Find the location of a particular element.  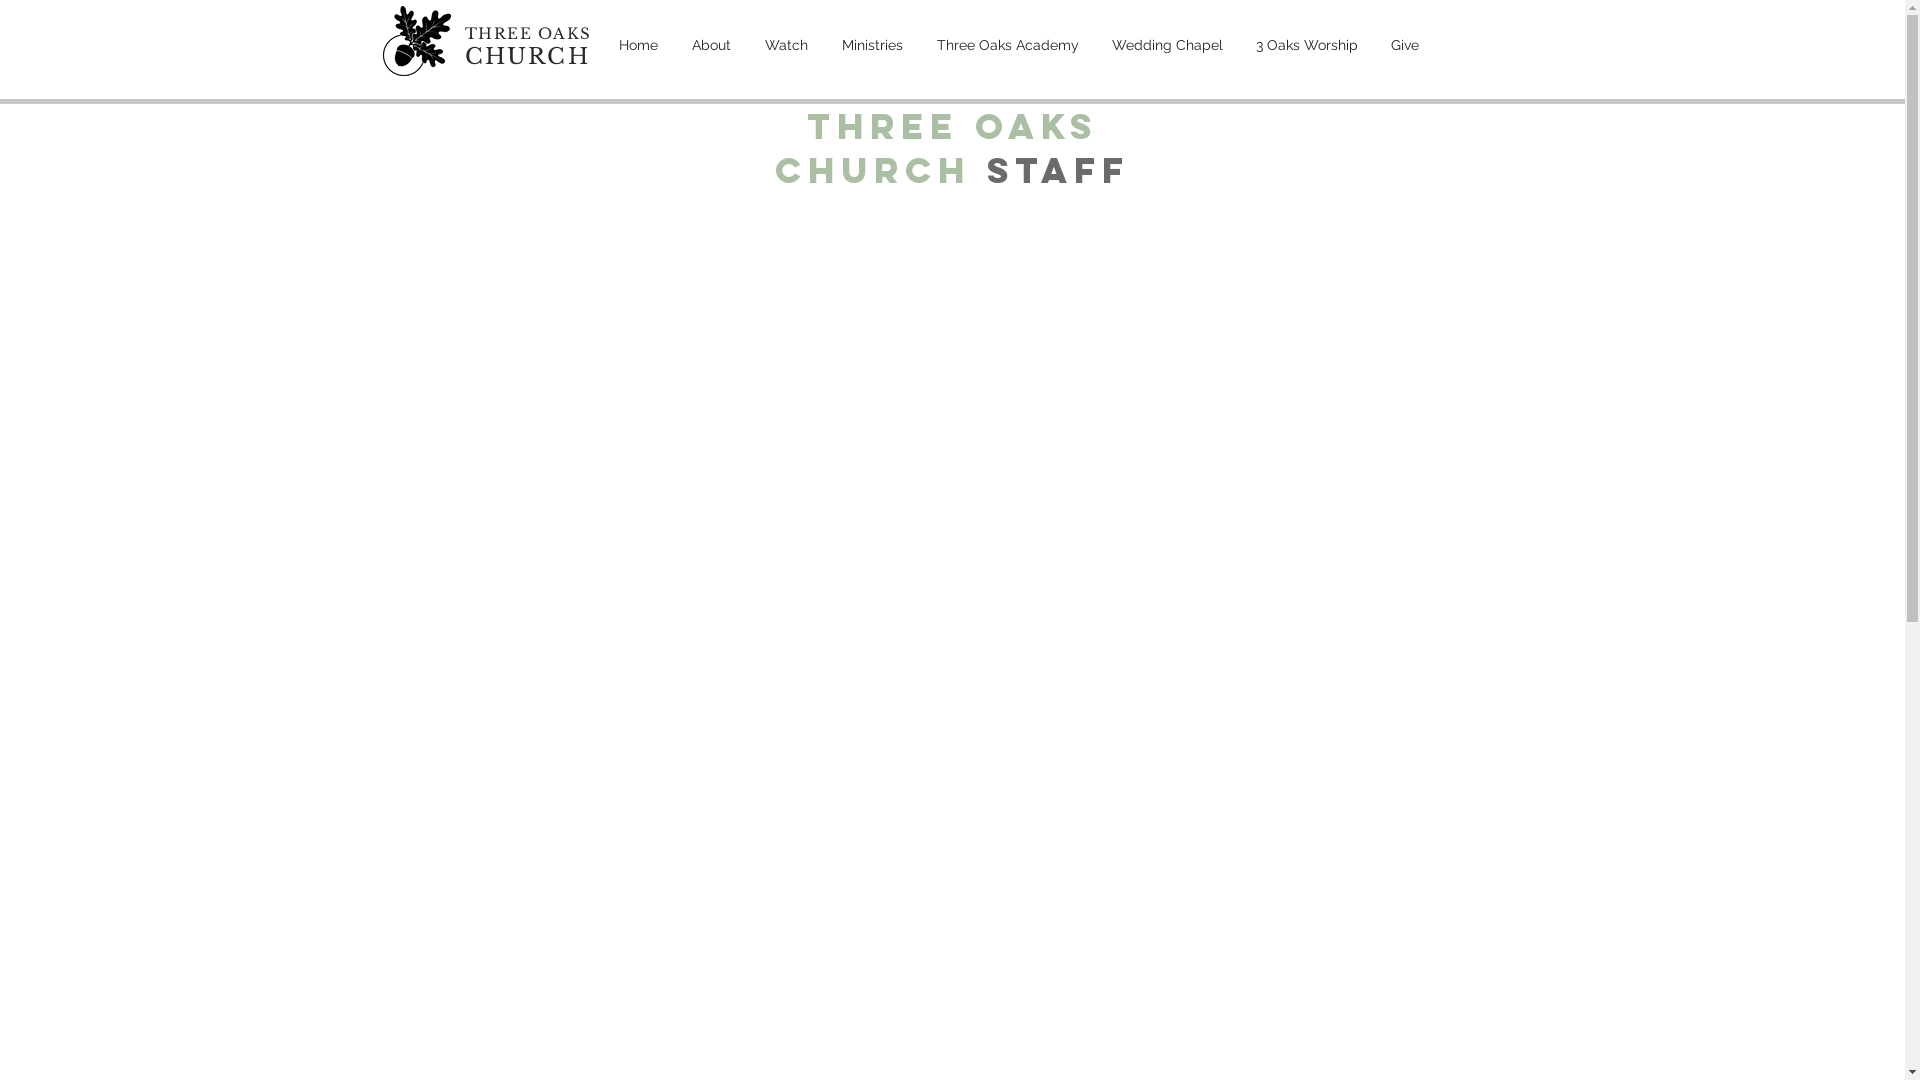

'Three Oaks Academy' is located at coordinates (1008, 45).